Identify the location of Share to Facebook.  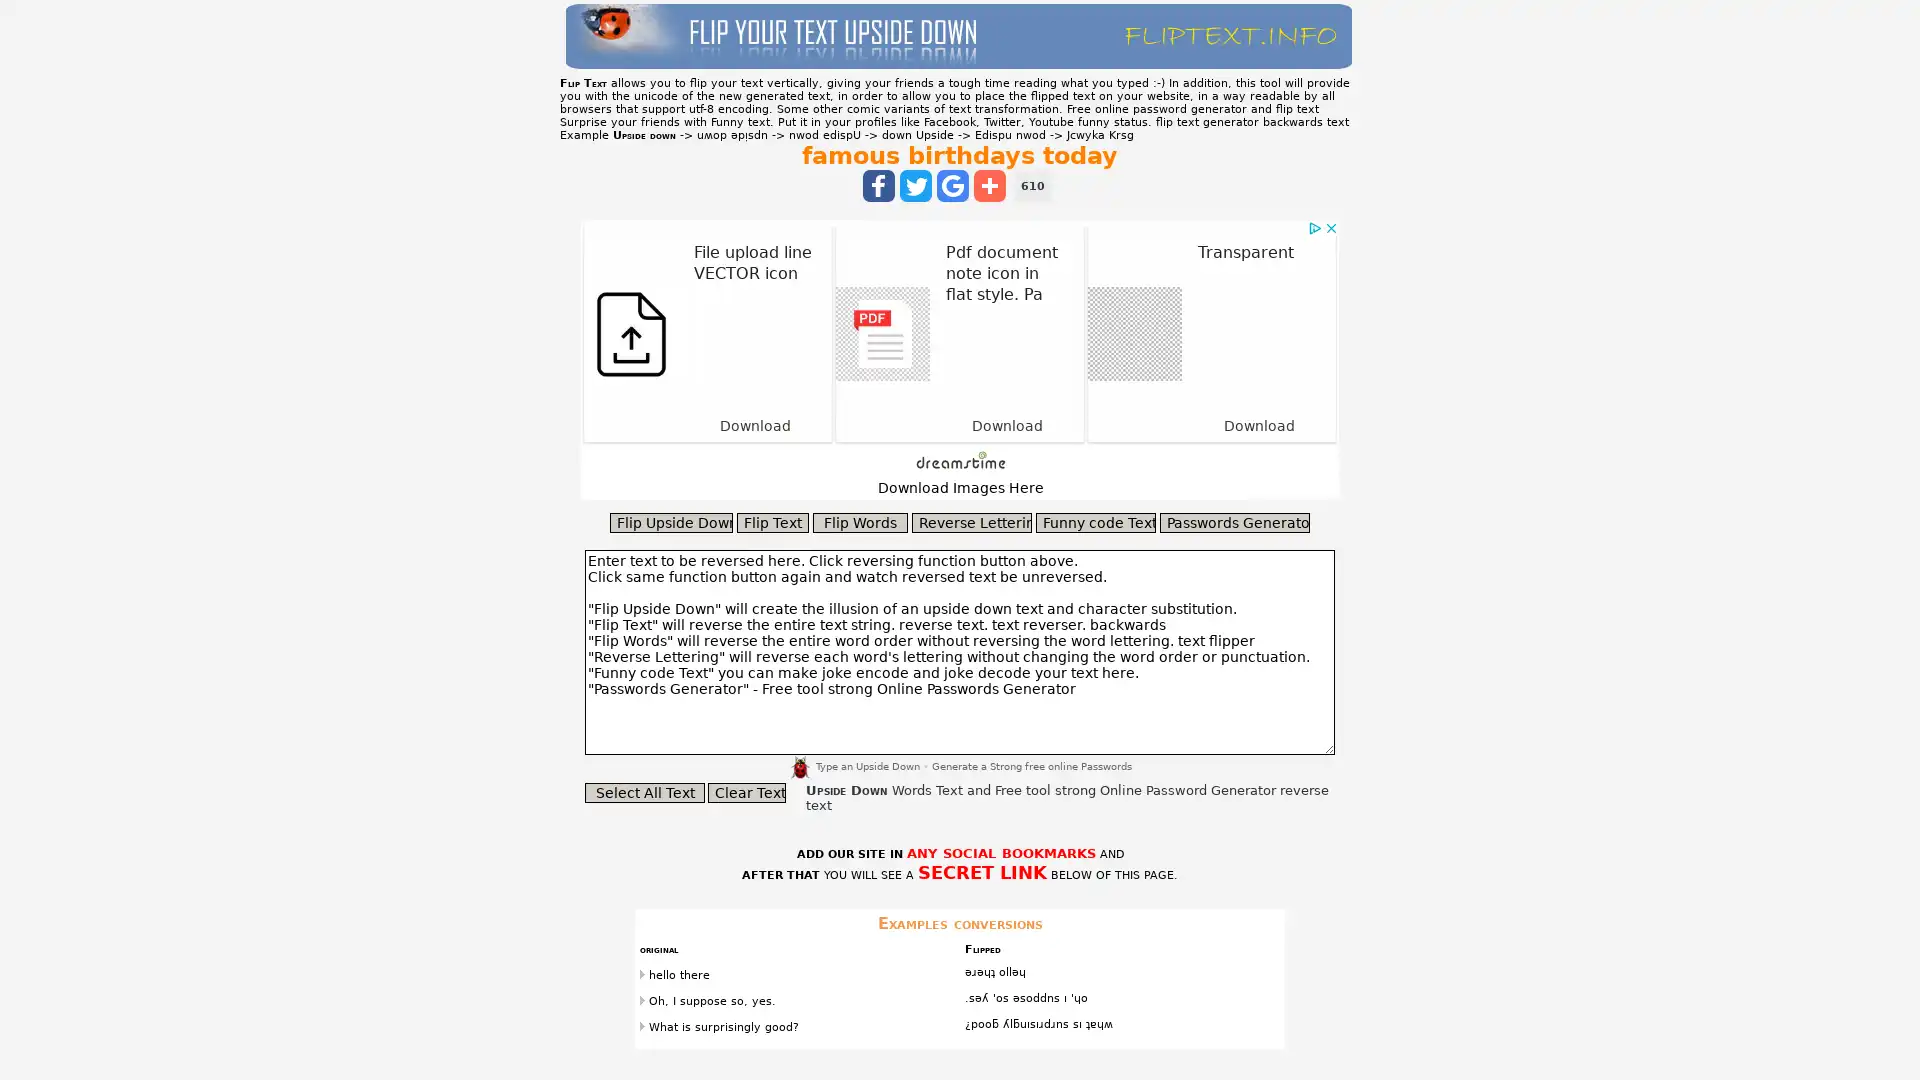
(878, 185).